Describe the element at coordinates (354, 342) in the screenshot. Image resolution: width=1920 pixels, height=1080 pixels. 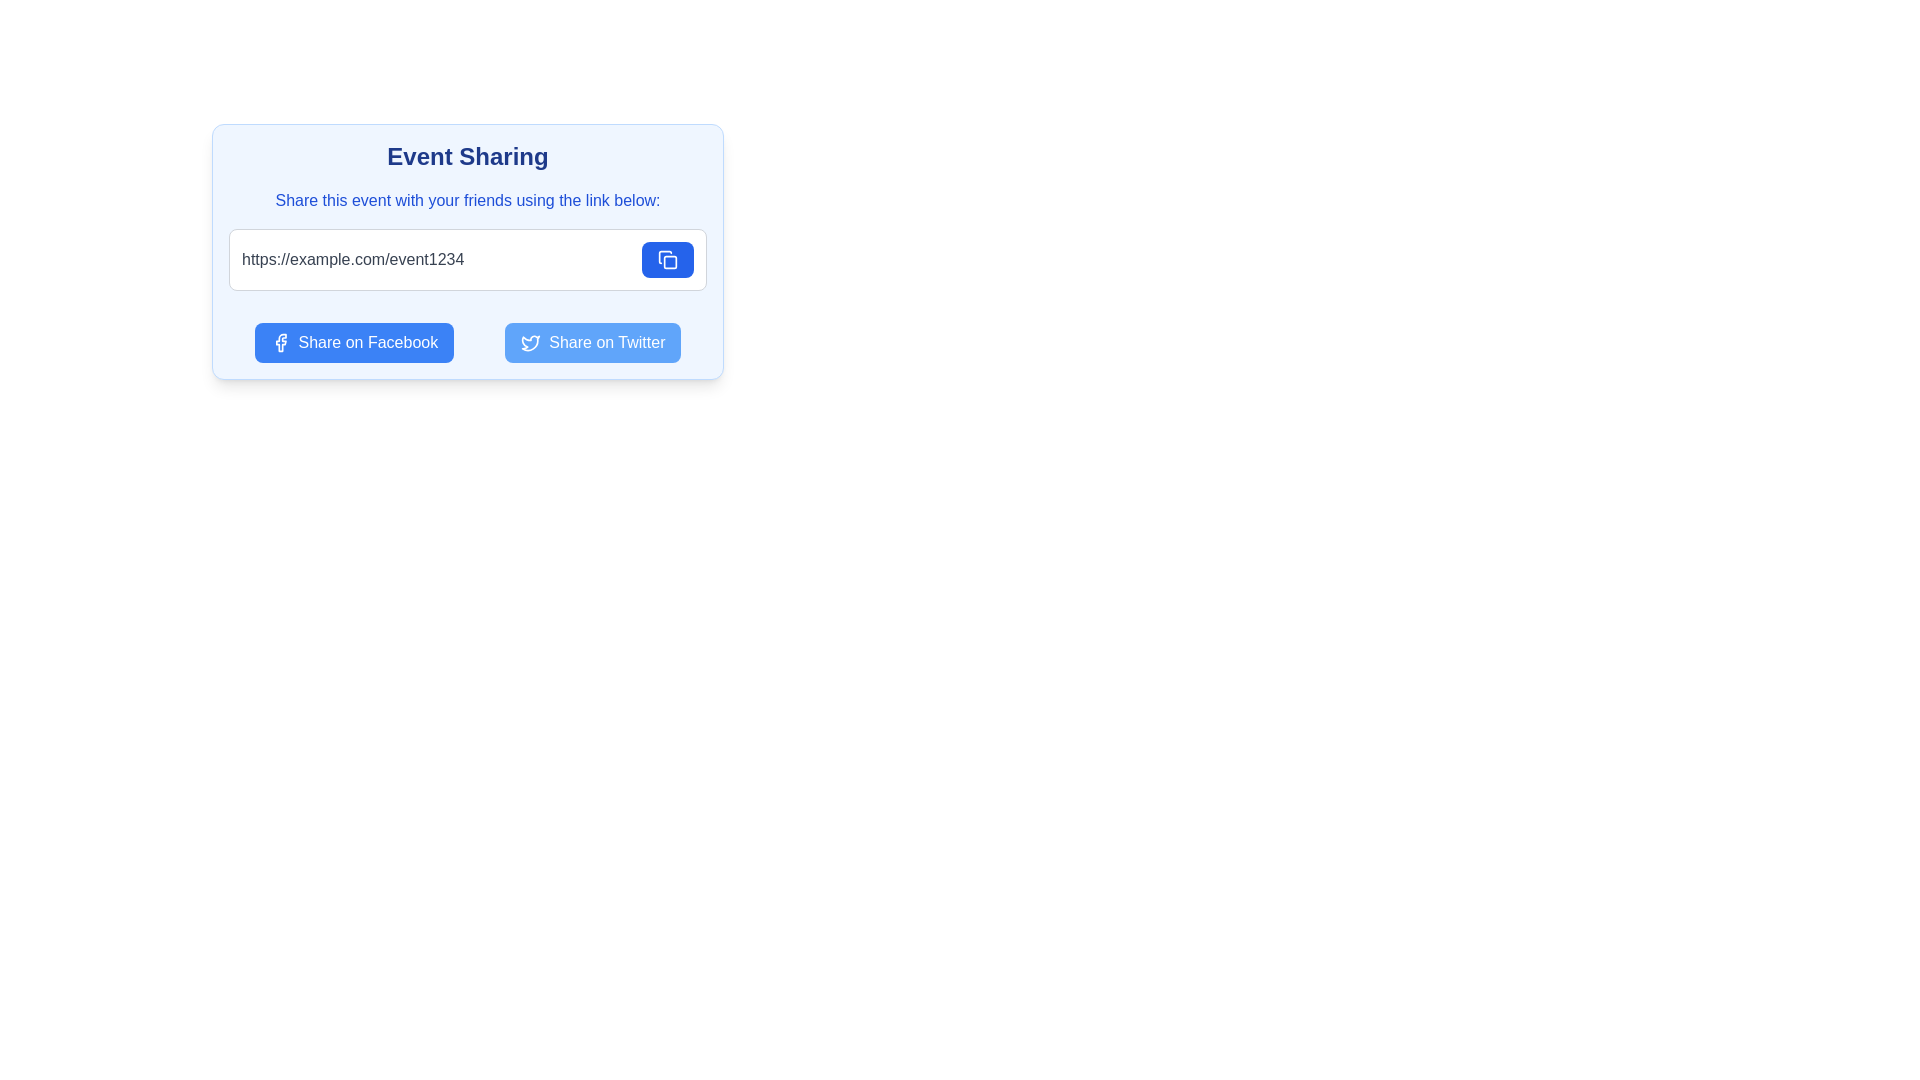
I see `the rounded rectangular blue button with the white Facebook logo and the text 'Share on Facebook'` at that location.